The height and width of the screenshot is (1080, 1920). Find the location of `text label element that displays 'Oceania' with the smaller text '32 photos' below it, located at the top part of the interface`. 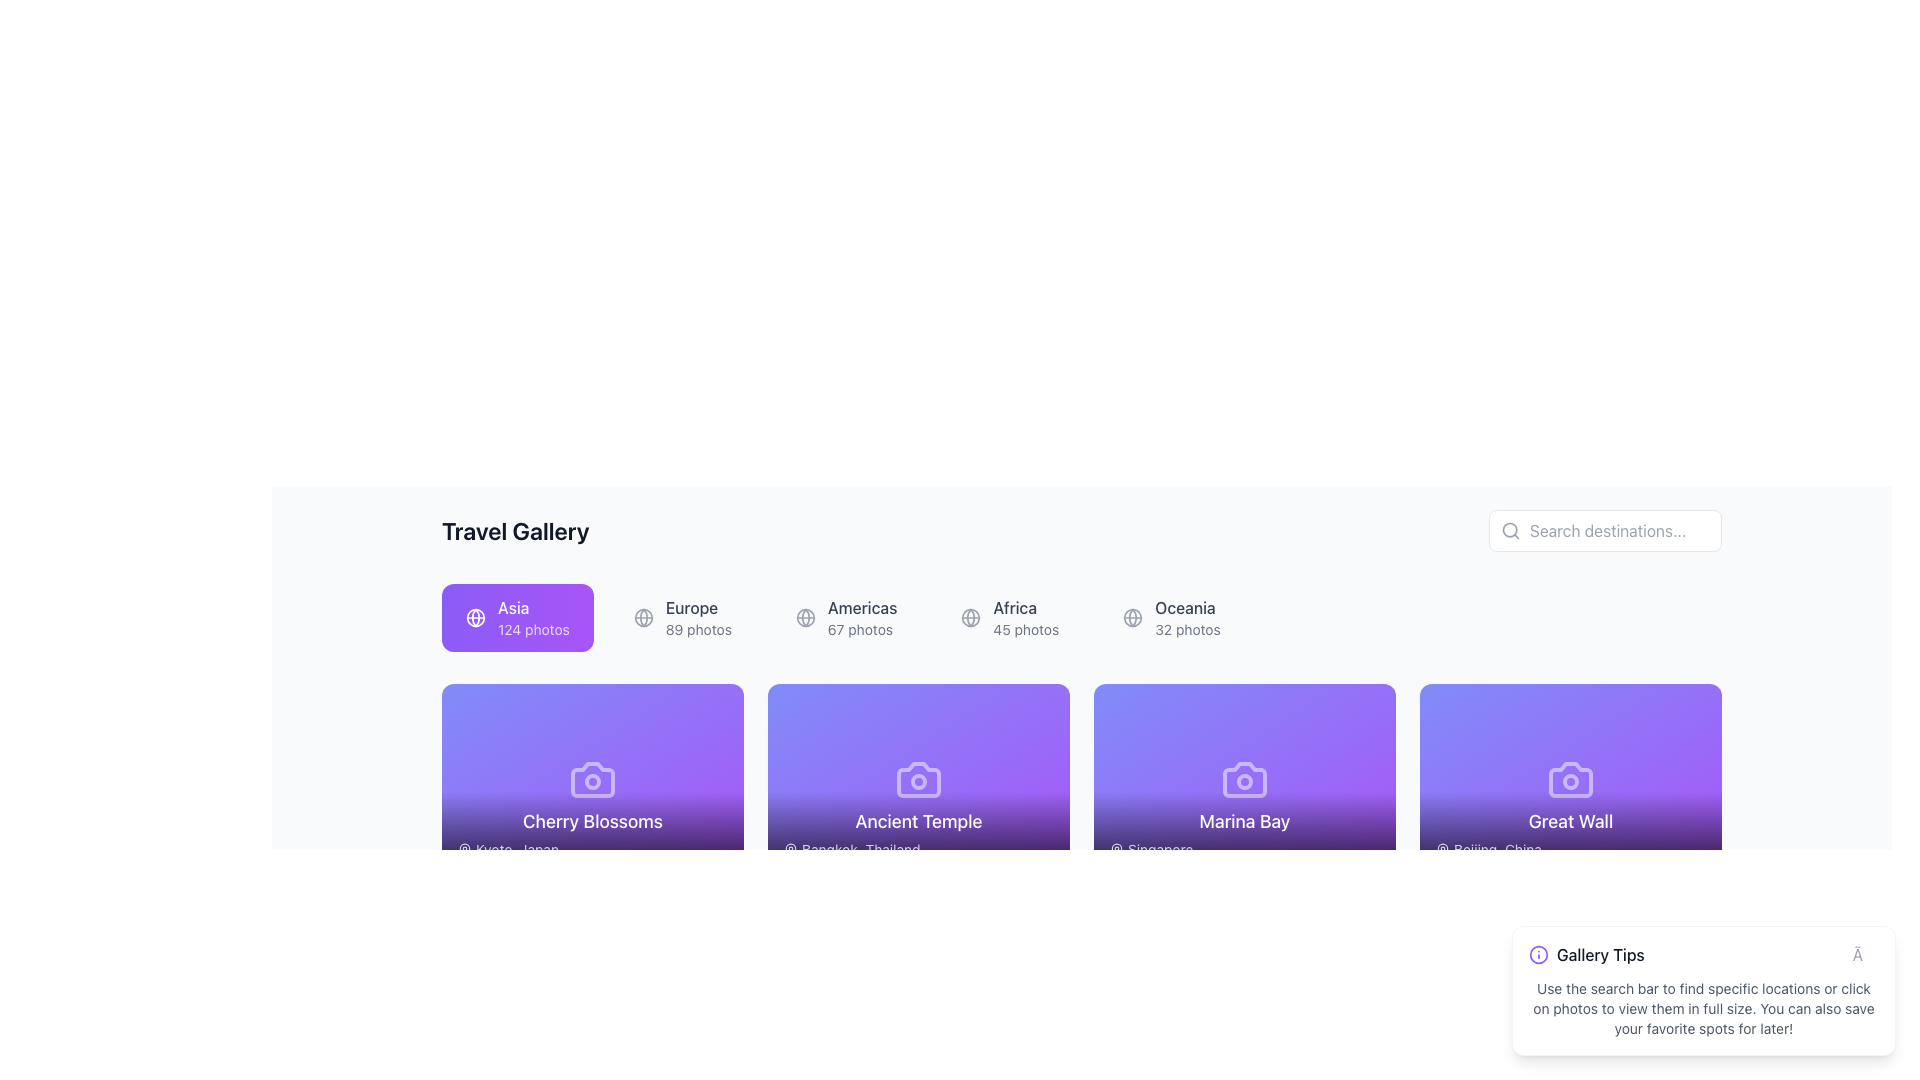

text label element that displays 'Oceania' with the smaller text '32 photos' below it, located at the top part of the interface is located at coordinates (1187, 616).